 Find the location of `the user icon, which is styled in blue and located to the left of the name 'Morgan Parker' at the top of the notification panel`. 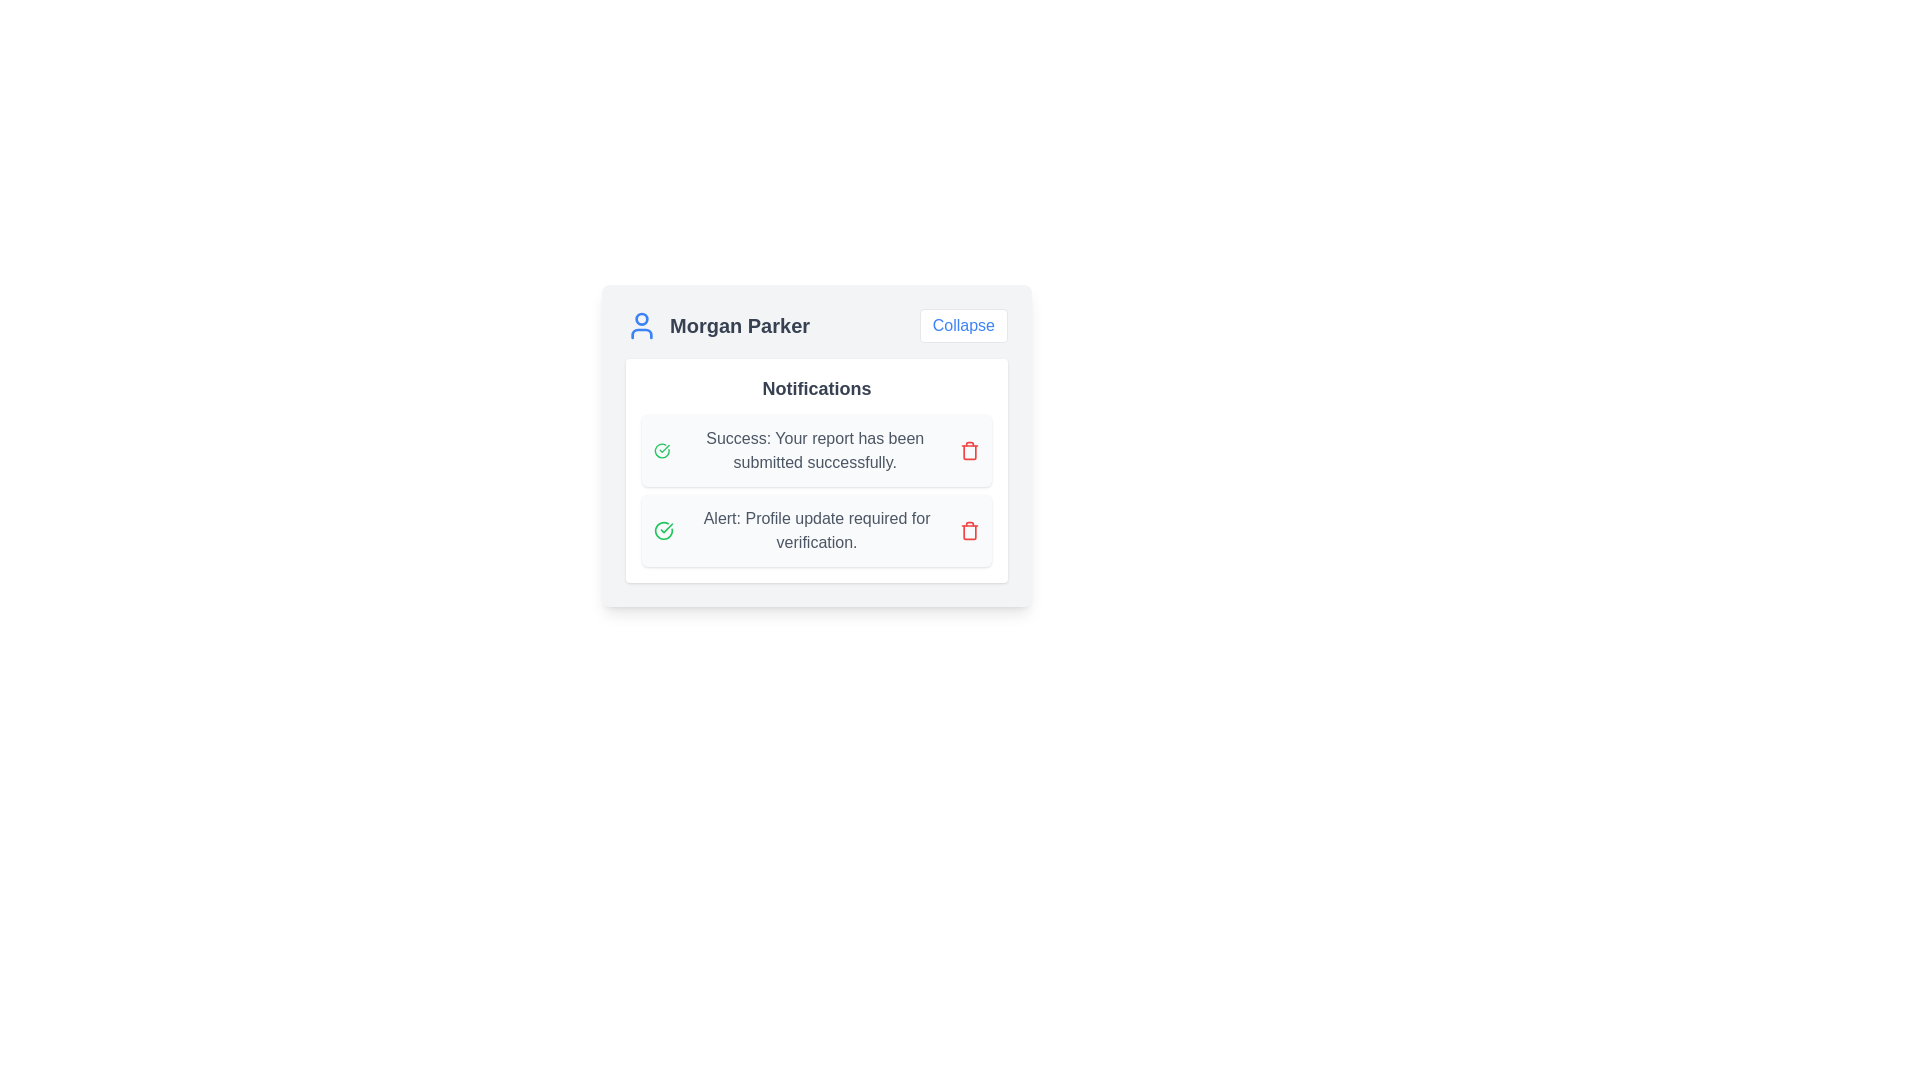

the user icon, which is styled in blue and located to the left of the name 'Morgan Parker' at the top of the notification panel is located at coordinates (642, 325).